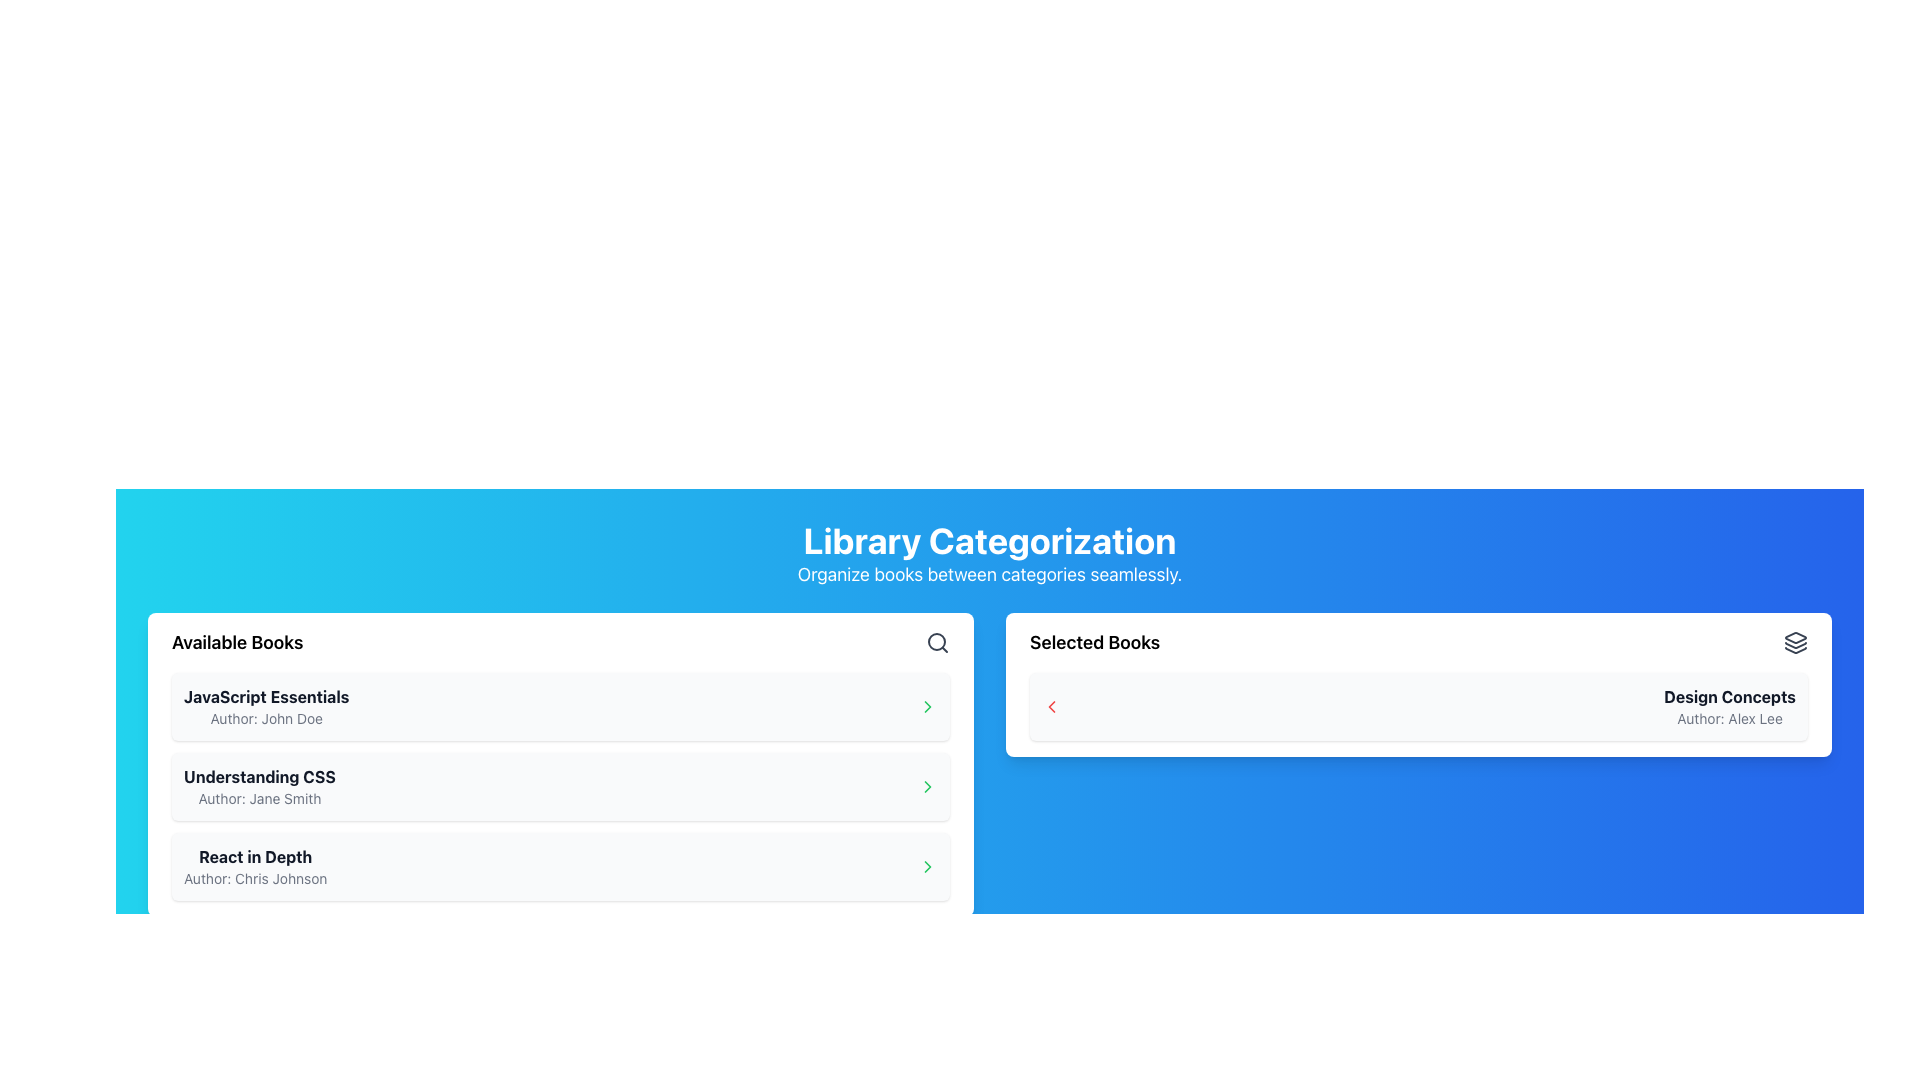  What do you see at coordinates (935, 641) in the screenshot?
I see `the SVG Circle representing the lens of the magnifying glass within the search icon` at bounding box center [935, 641].